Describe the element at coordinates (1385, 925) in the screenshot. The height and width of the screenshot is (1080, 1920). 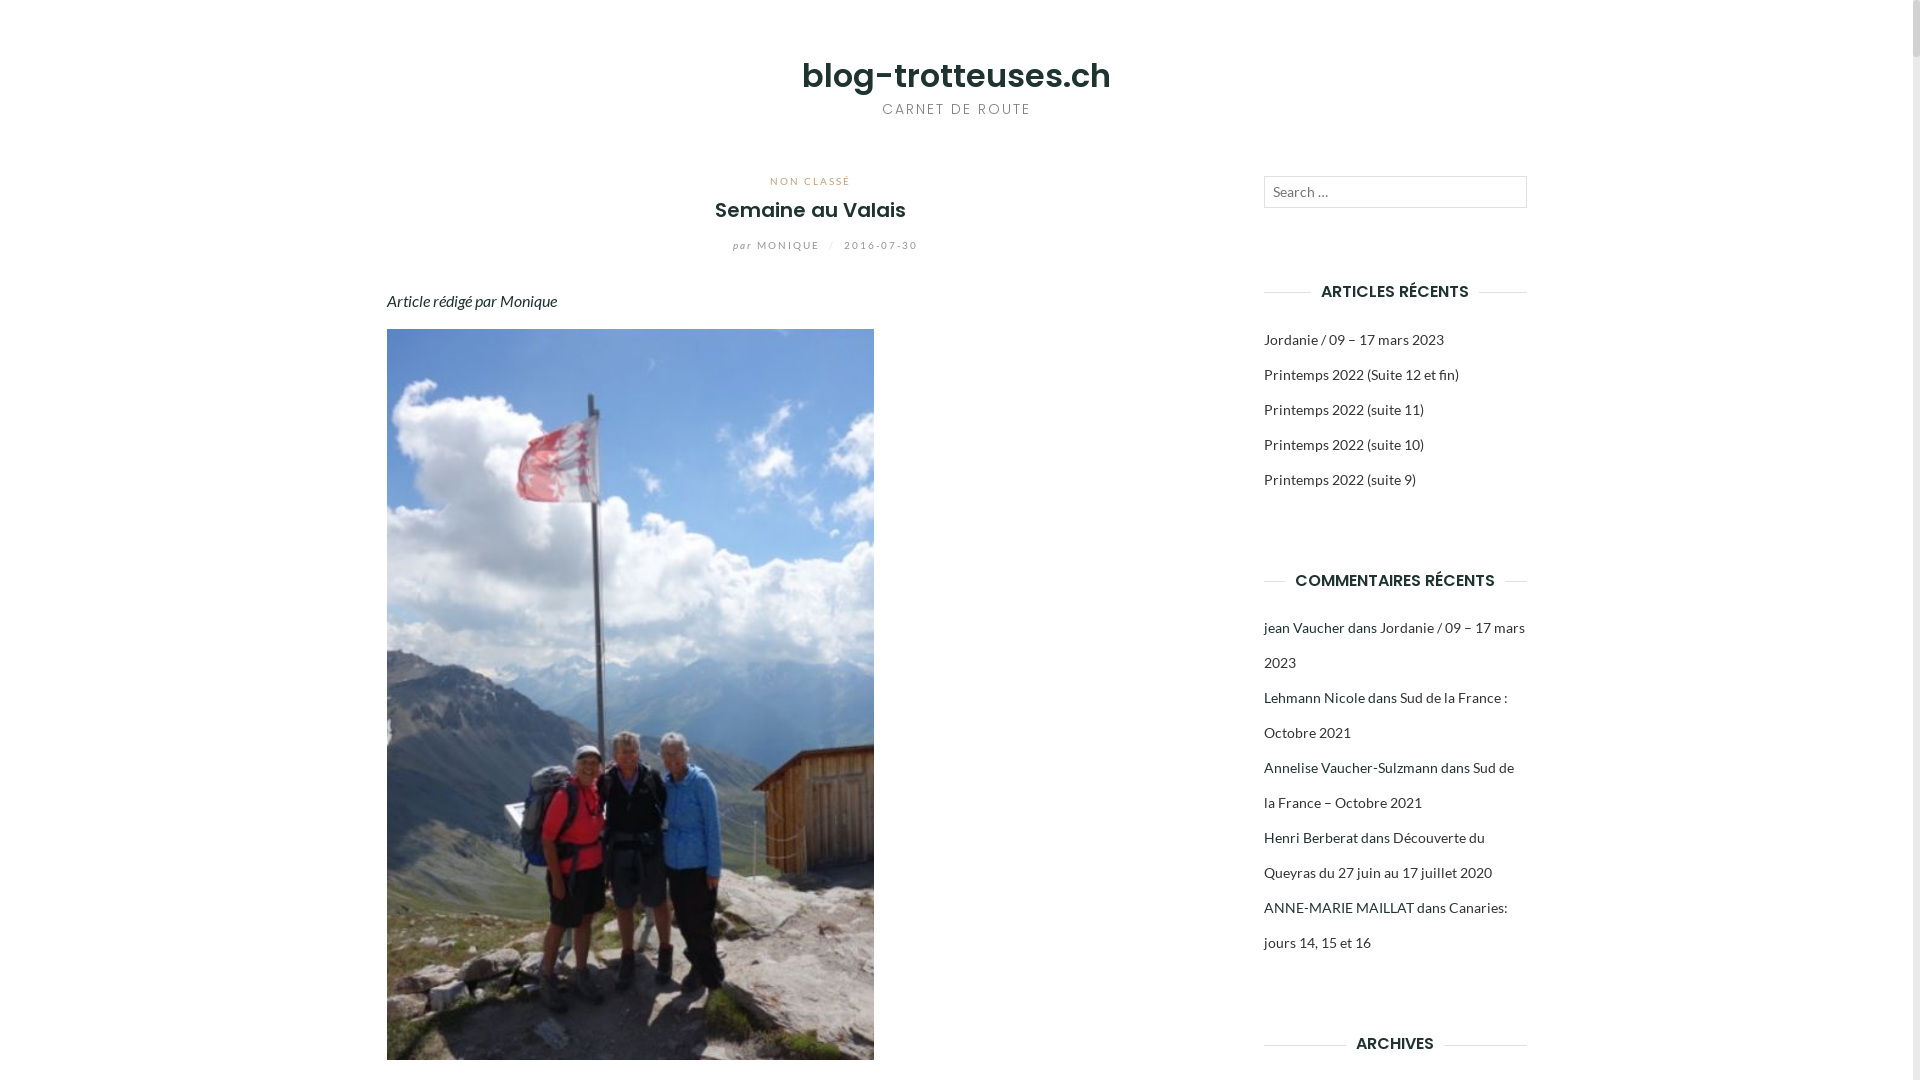
I see `'Canaries: jours 14, 15 et 16'` at that location.